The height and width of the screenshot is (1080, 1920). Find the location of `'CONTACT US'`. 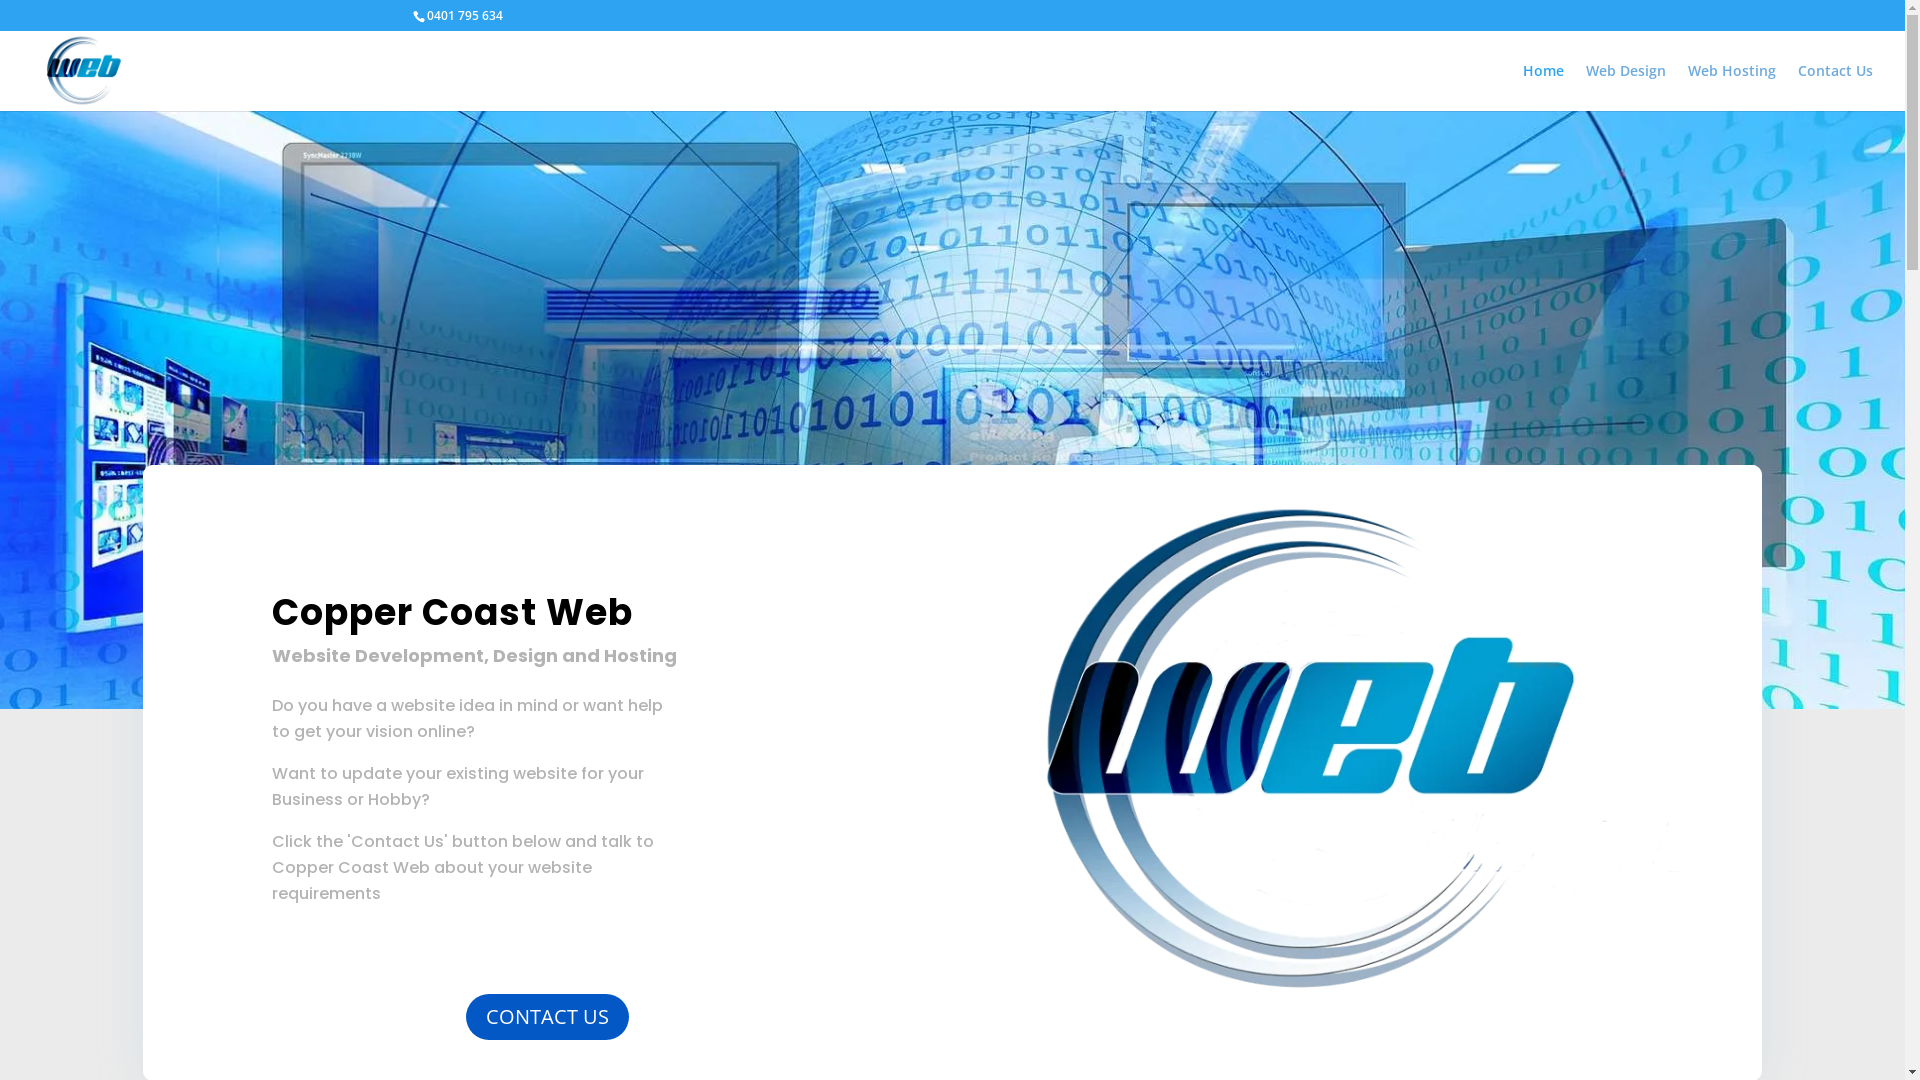

'CONTACT US' is located at coordinates (464, 1017).